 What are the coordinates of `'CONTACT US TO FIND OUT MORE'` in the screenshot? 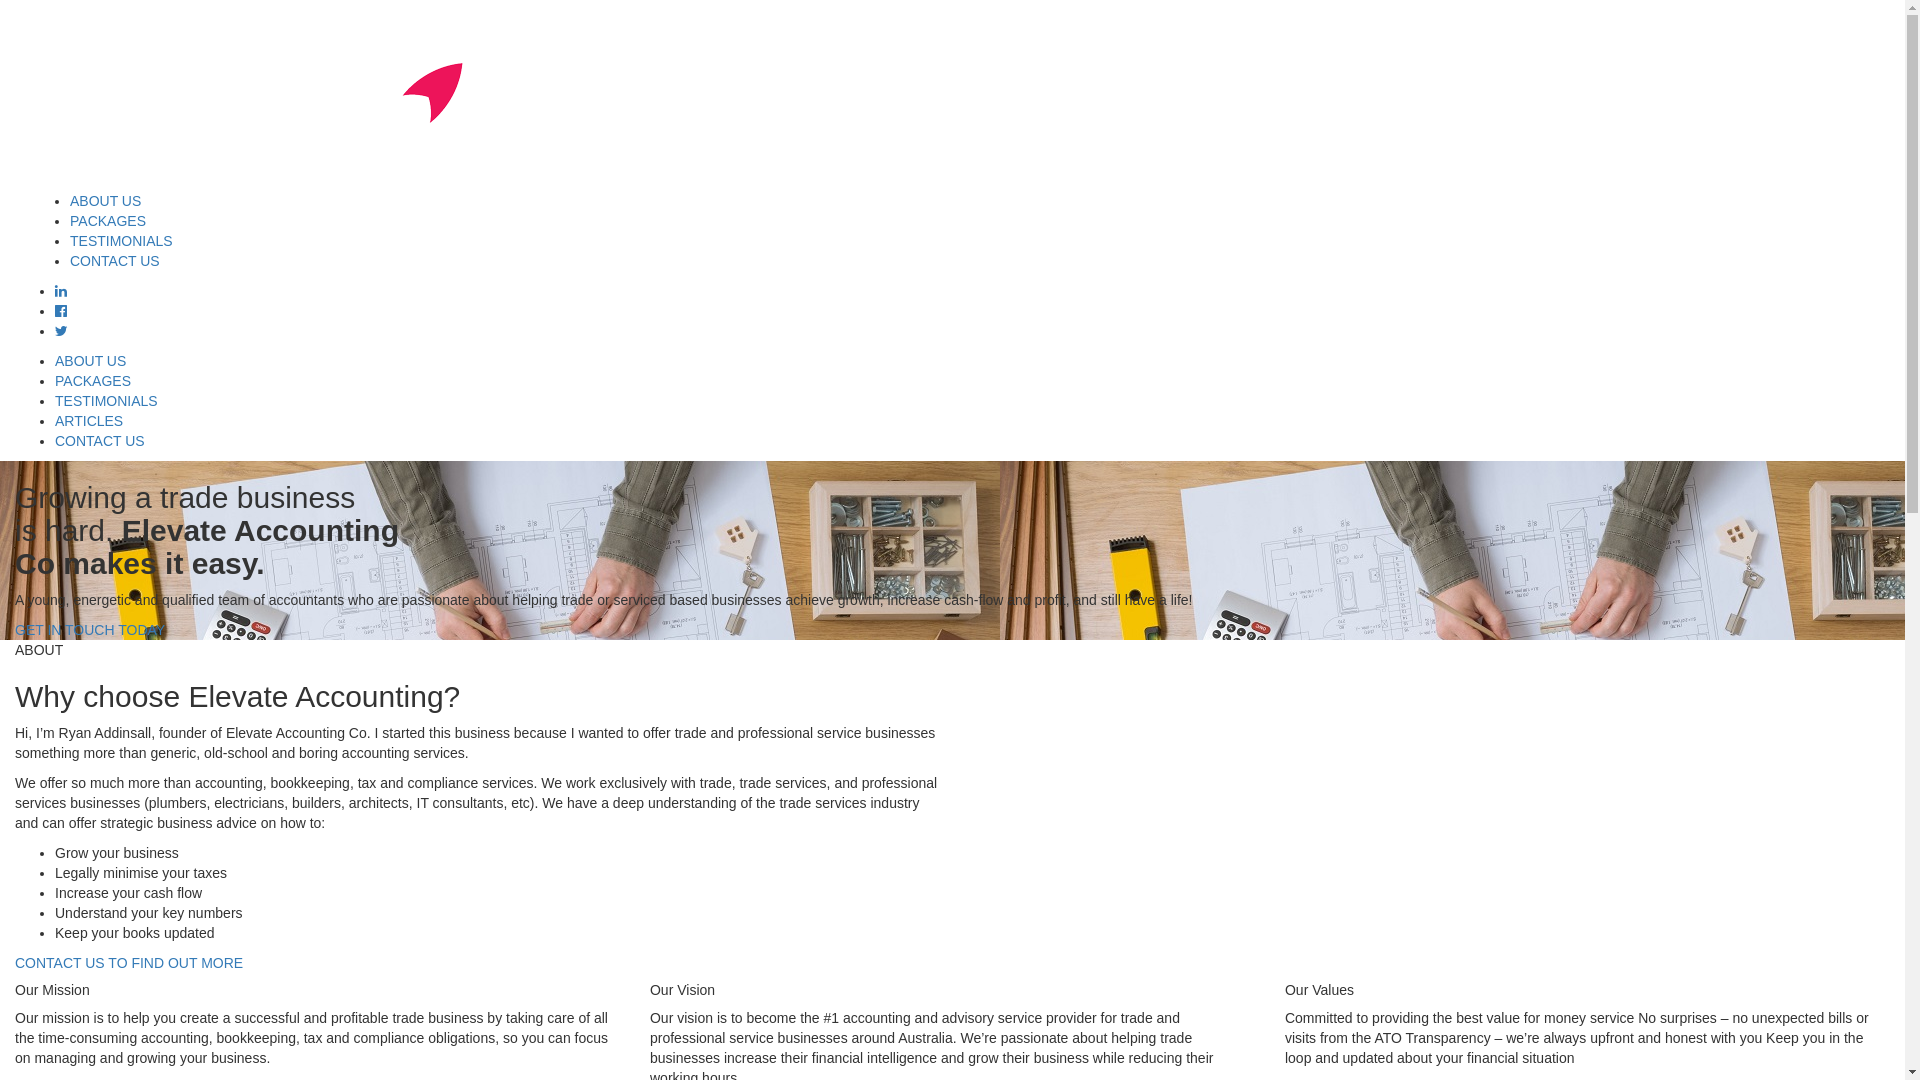 It's located at (128, 962).